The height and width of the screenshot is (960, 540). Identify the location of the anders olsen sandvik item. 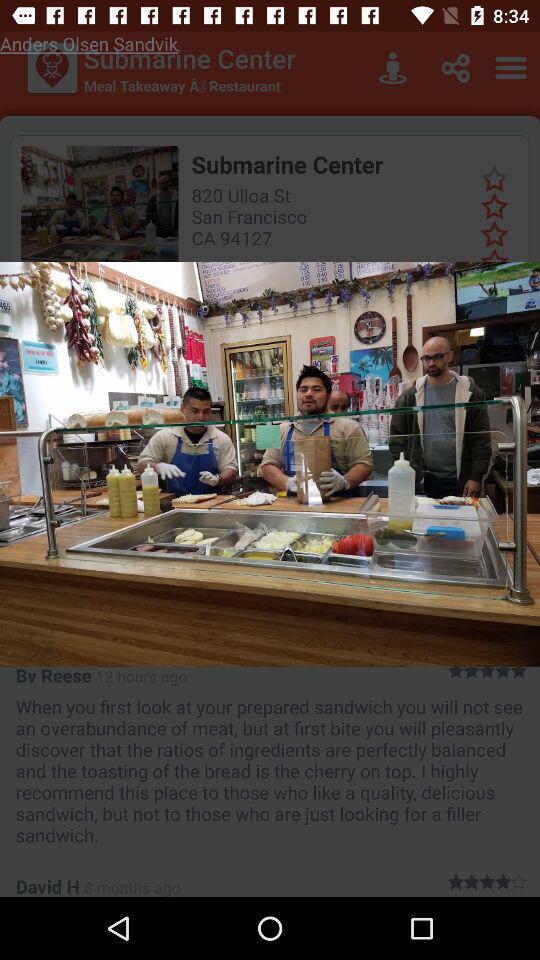
(88, 42).